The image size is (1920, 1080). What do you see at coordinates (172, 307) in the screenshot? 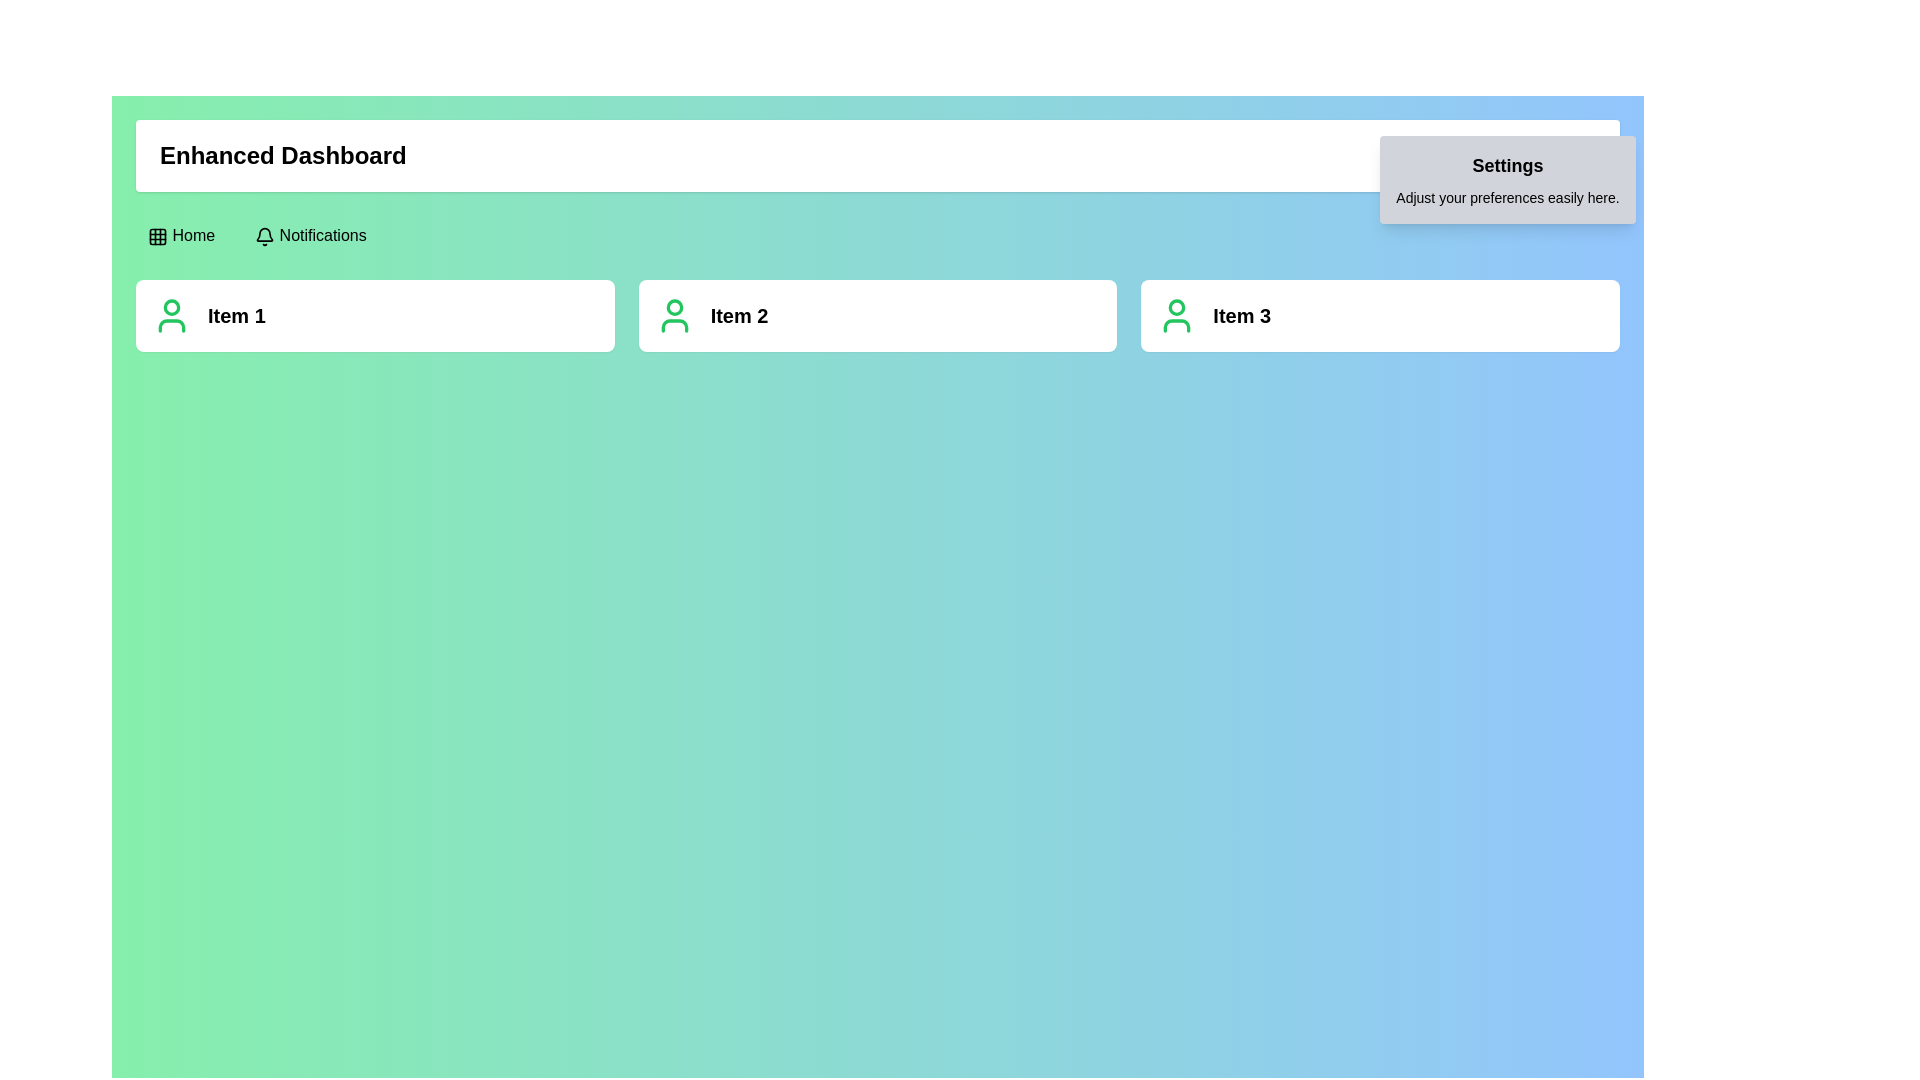
I see `the upper circular portion of the user icon that visually represents a user profile, located next to the text label 'Item 2'` at bounding box center [172, 307].